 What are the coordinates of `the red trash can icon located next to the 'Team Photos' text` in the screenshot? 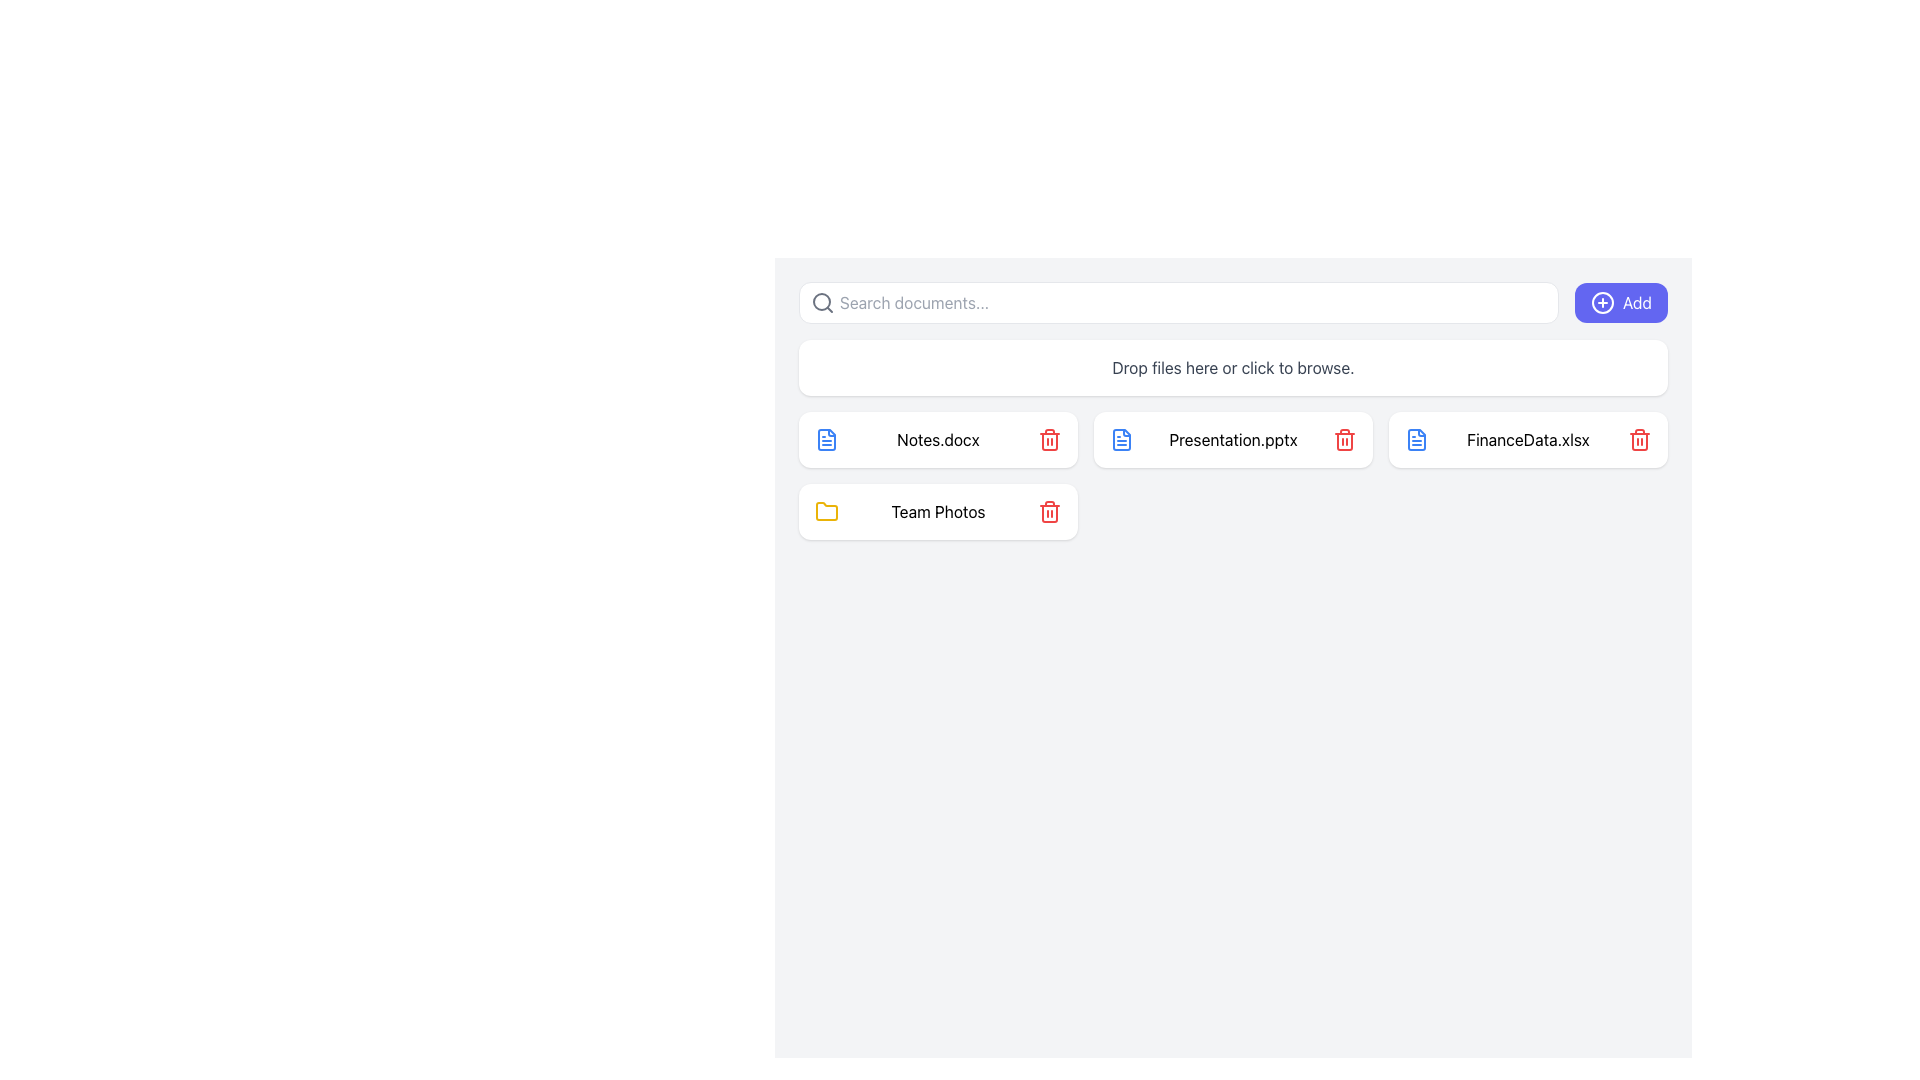 It's located at (1049, 511).